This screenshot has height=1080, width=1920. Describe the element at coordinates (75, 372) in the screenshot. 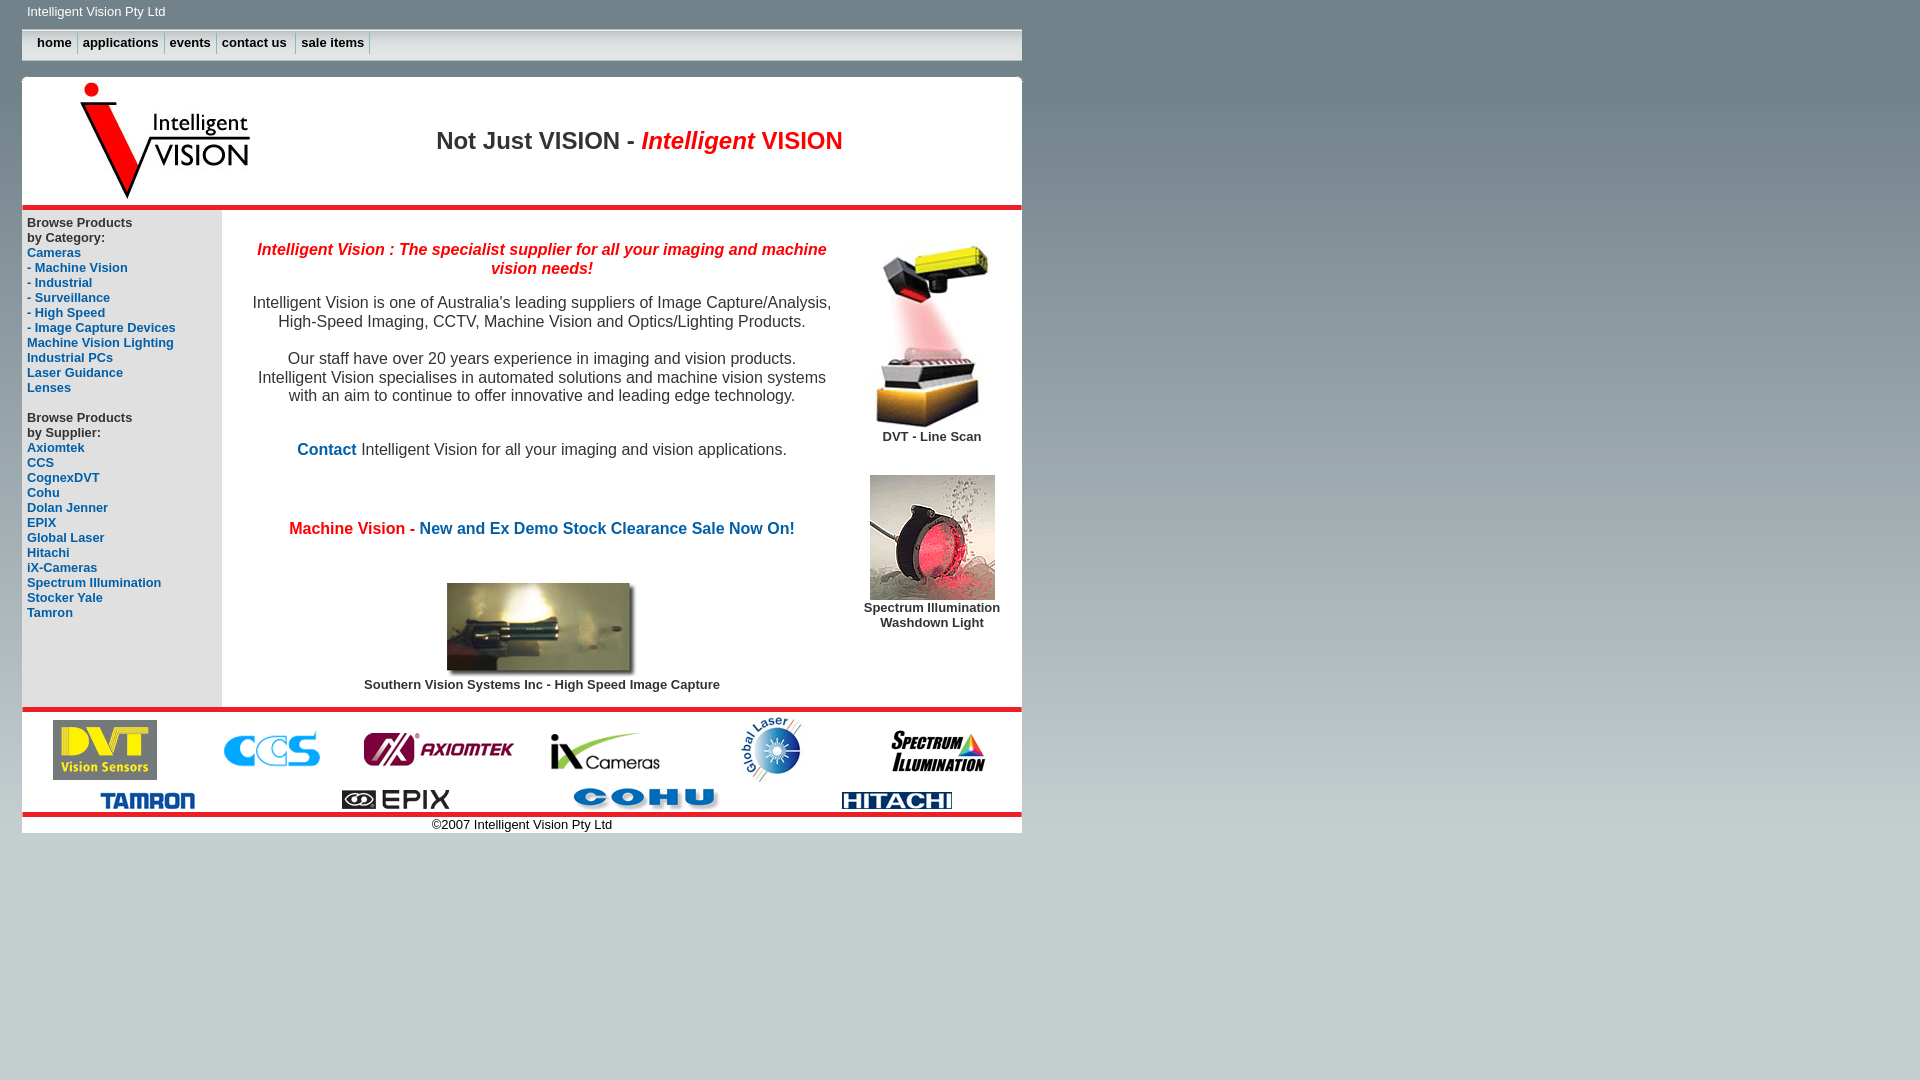

I see `'Laser Guidance'` at that location.